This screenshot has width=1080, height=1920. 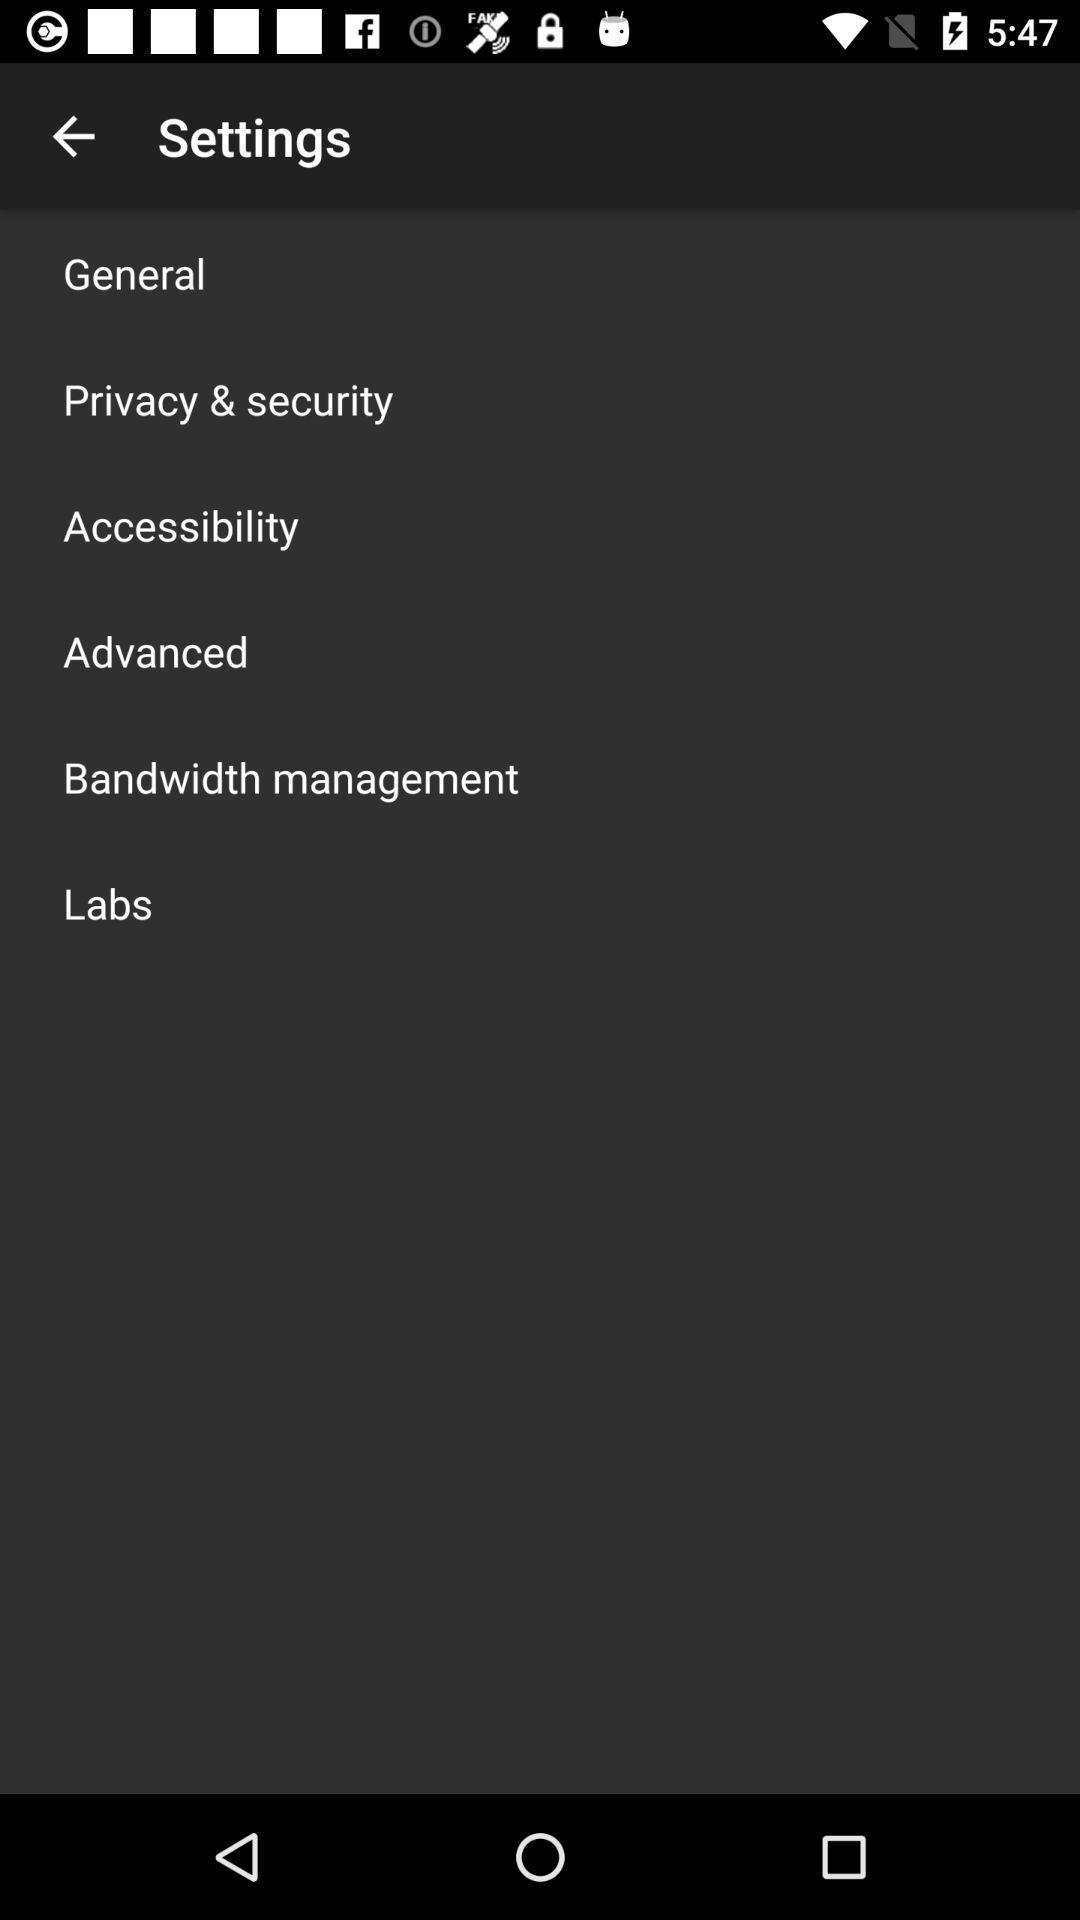 What do you see at coordinates (108, 901) in the screenshot?
I see `the icon below bandwidth management item` at bounding box center [108, 901].